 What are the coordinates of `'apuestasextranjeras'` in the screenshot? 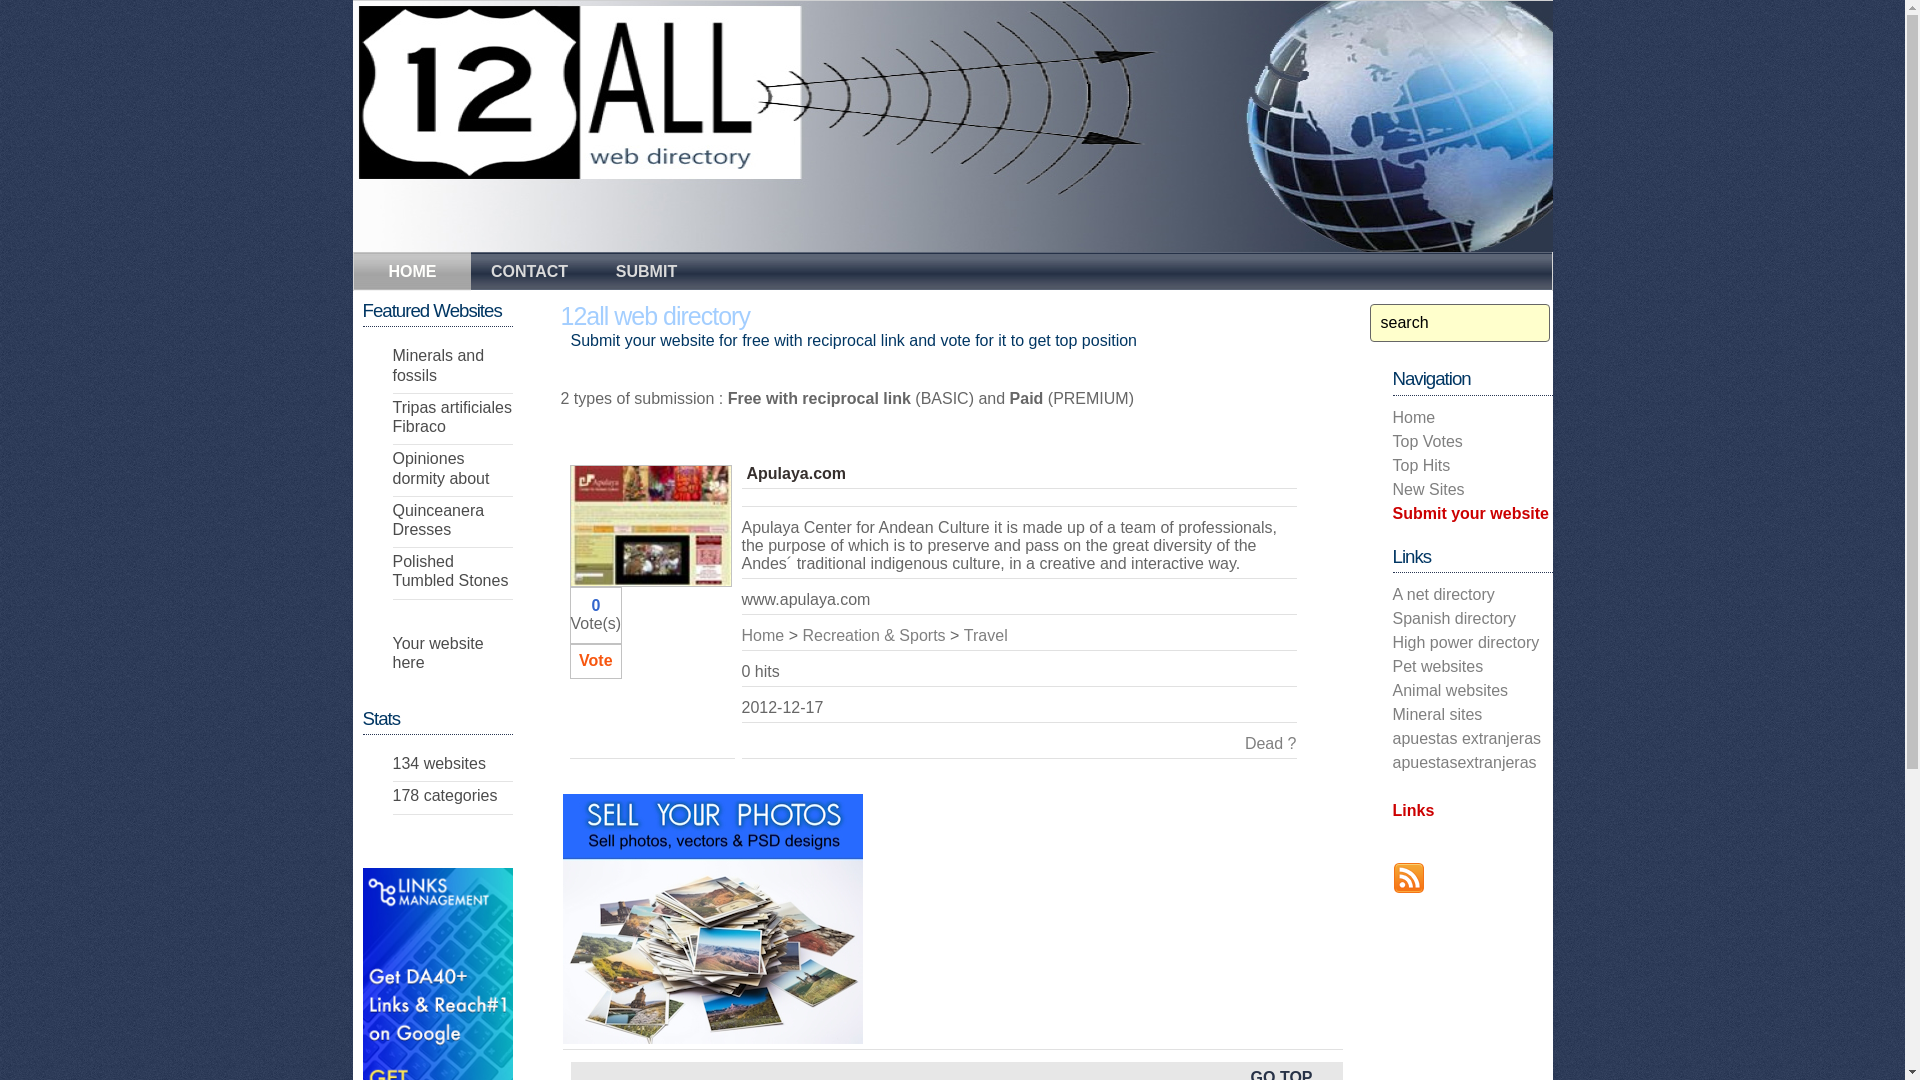 It's located at (1464, 762).